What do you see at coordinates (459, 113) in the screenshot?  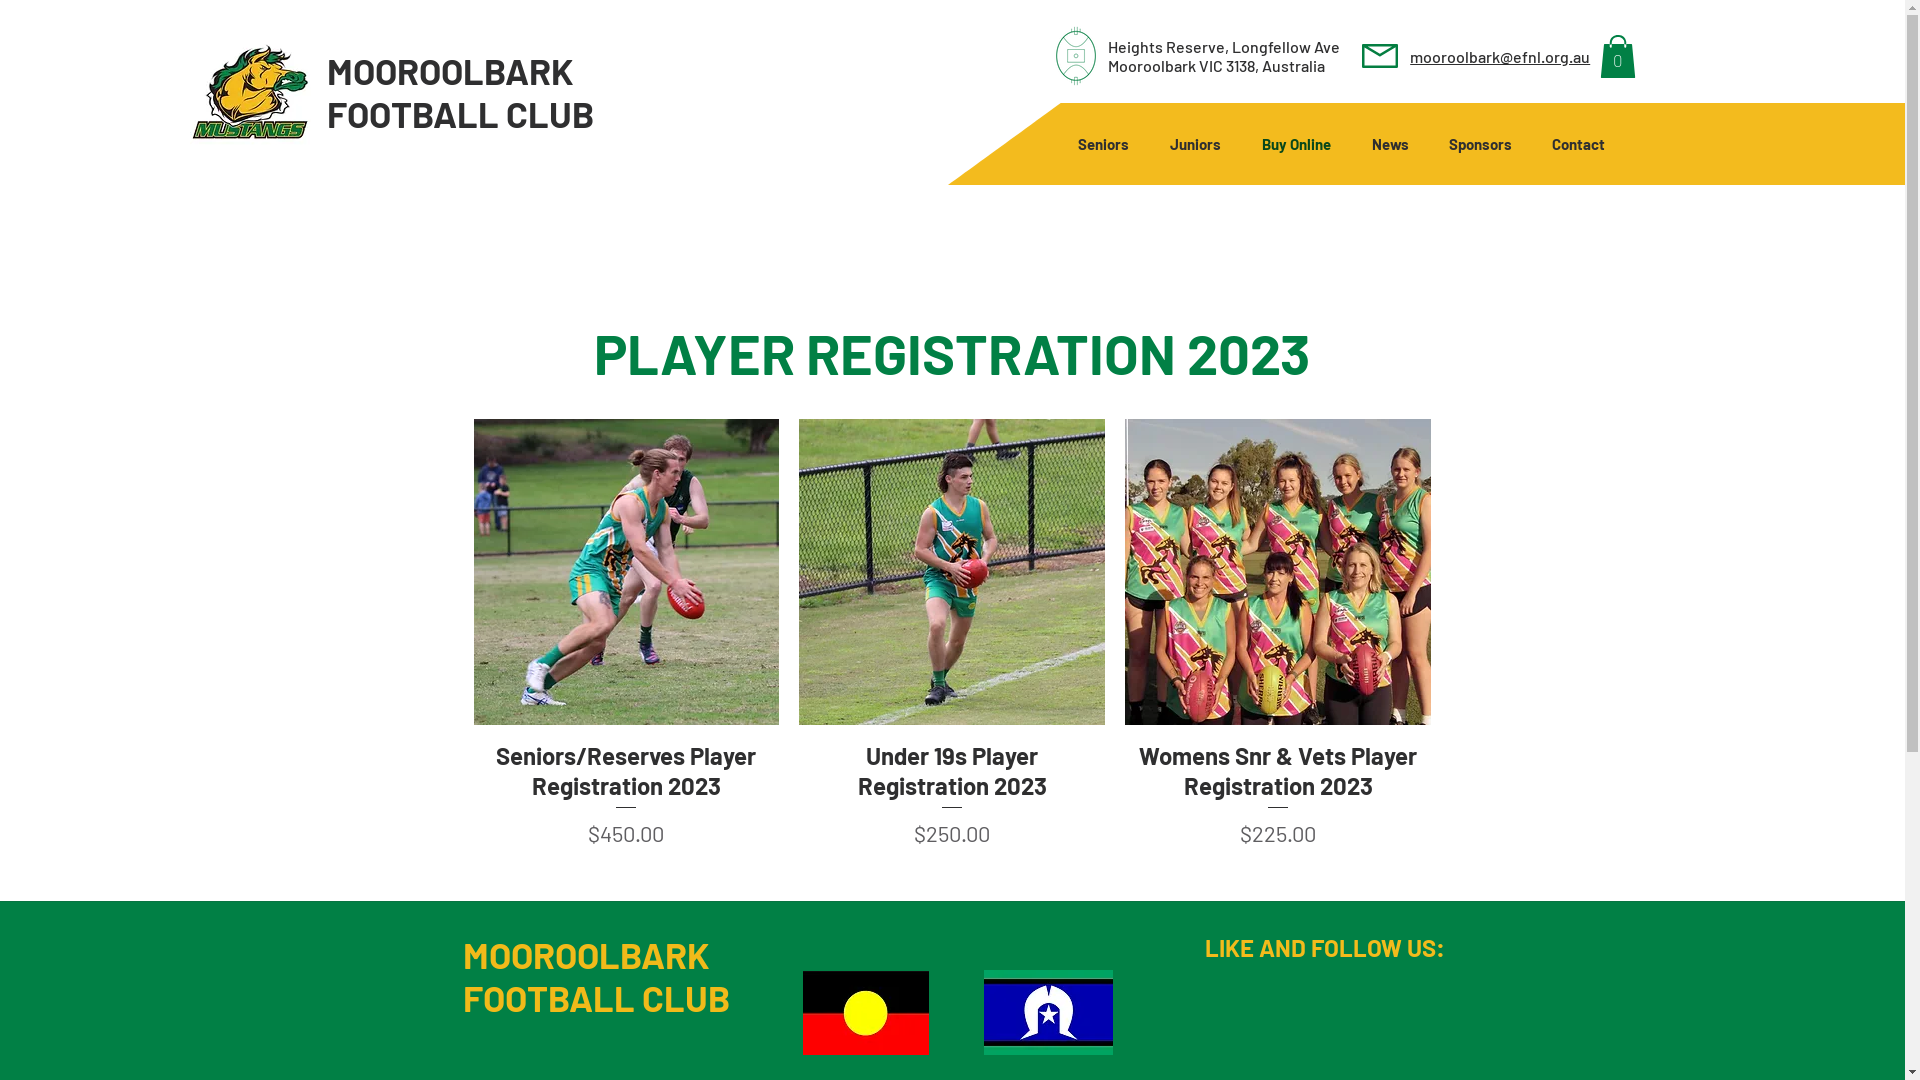 I see `'FOOTBALL CLUB'` at bounding box center [459, 113].